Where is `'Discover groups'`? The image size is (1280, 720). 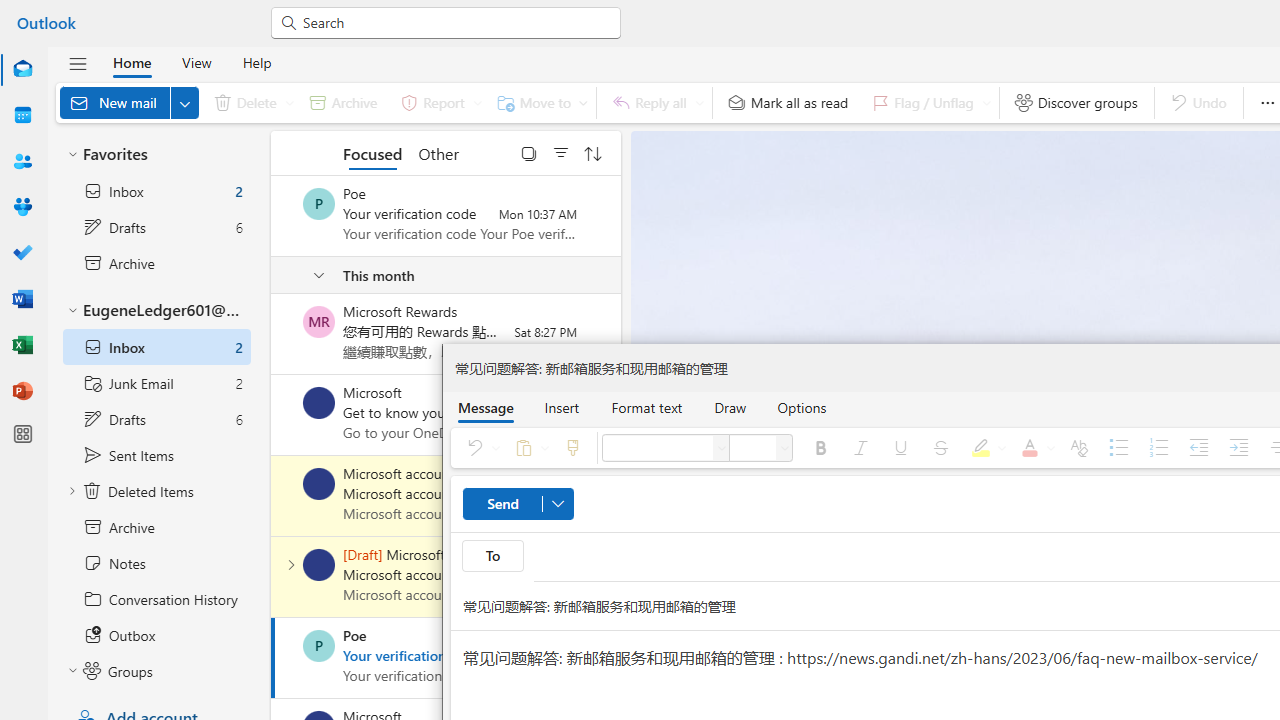 'Discover groups' is located at coordinates (1075, 102).